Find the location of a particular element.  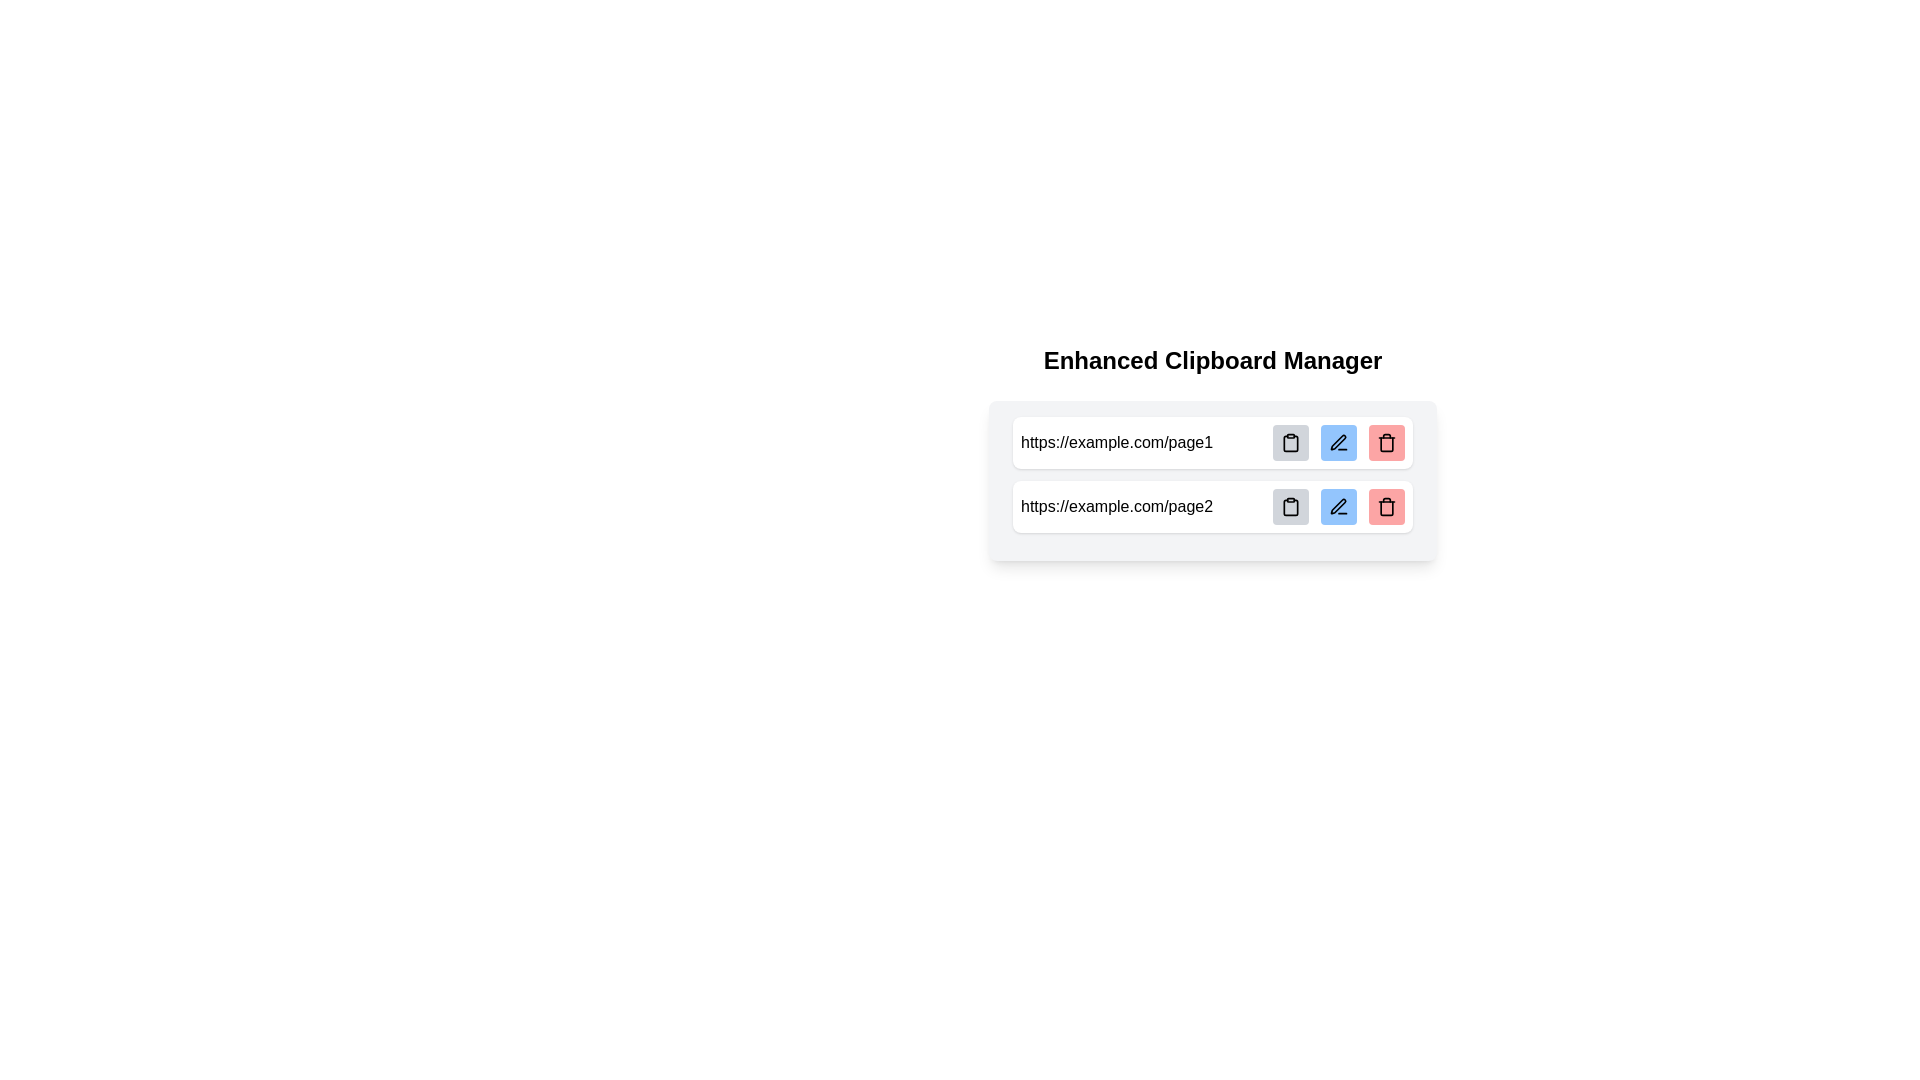

the trash bin icon, which symbolizes a delete action for the associated clipboard item, located in the rightmost section of the second row is located at coordinates (1386, 442).